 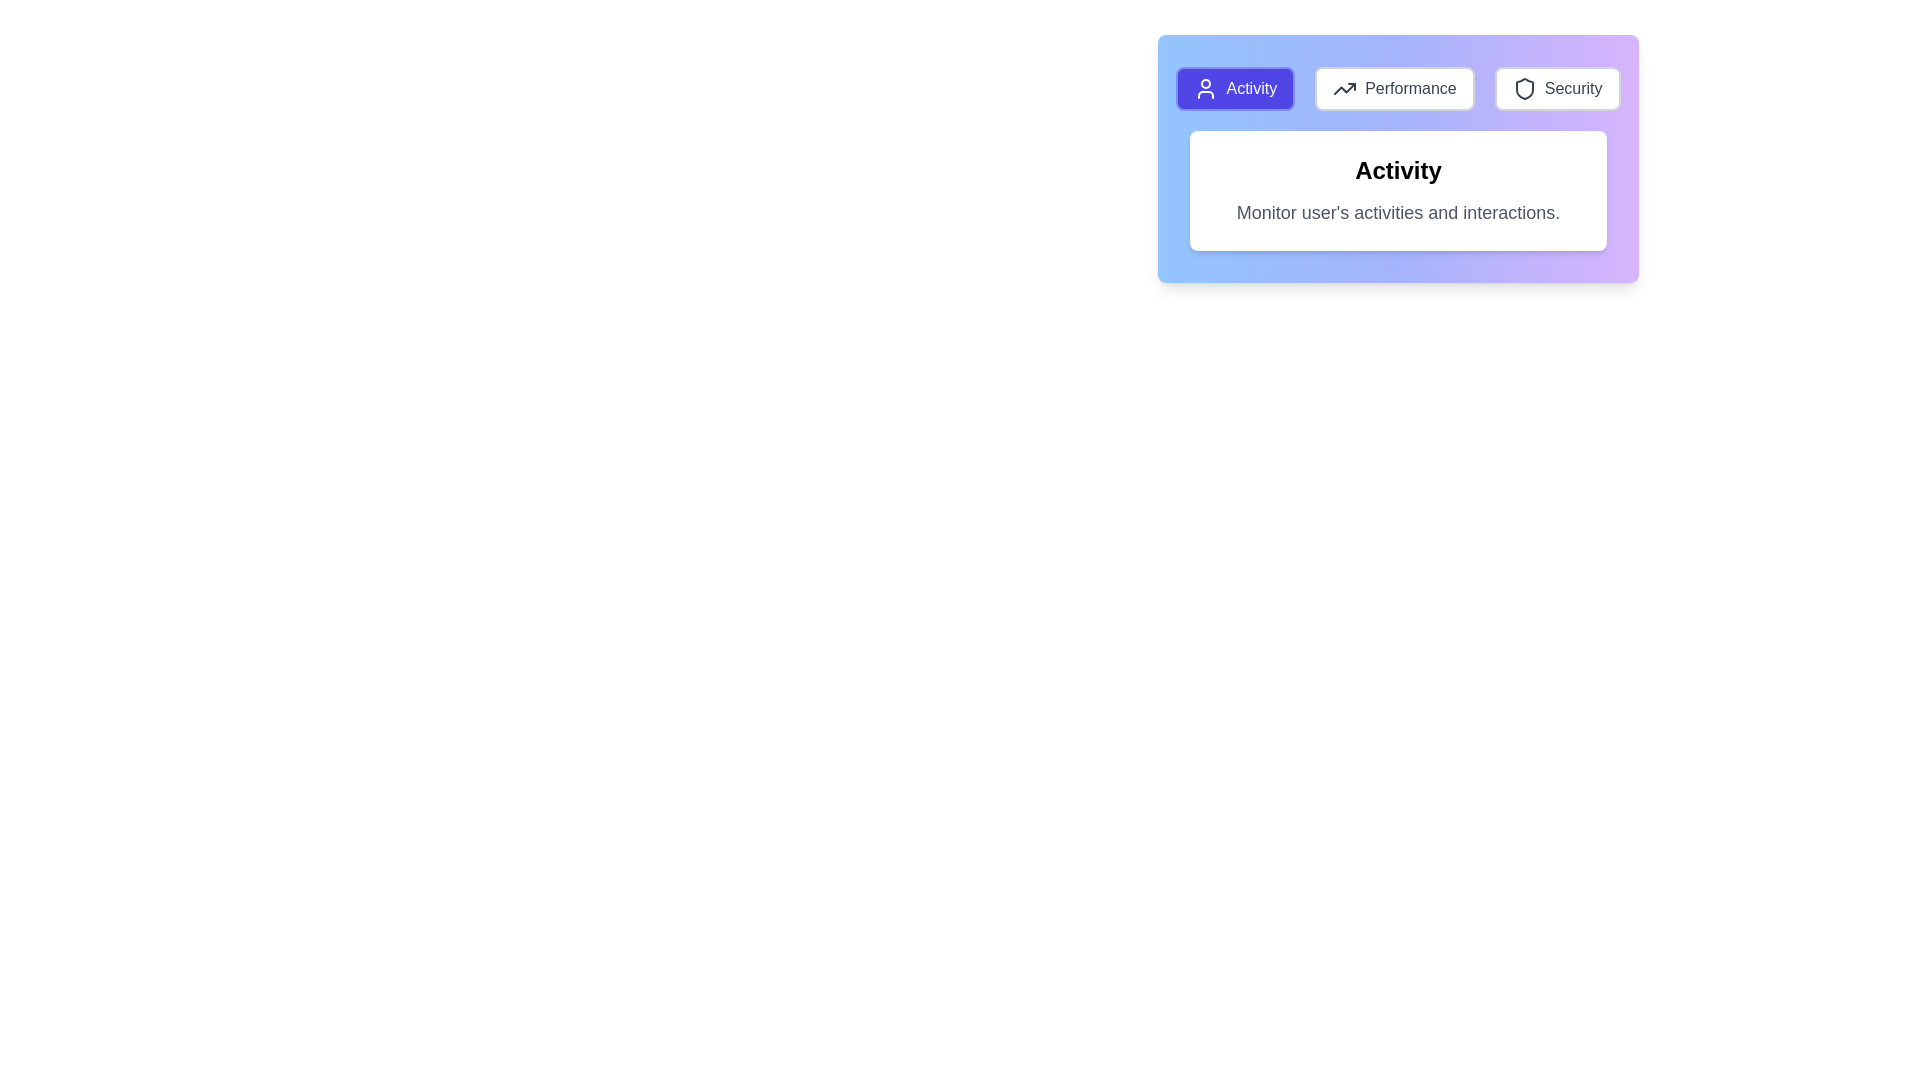 What do you see at coordinates (1234, 87) in the screenshot?
I see `the 'Activity' button located at the top-left corner of its group of buttons` at bounding box center [1234, 87].